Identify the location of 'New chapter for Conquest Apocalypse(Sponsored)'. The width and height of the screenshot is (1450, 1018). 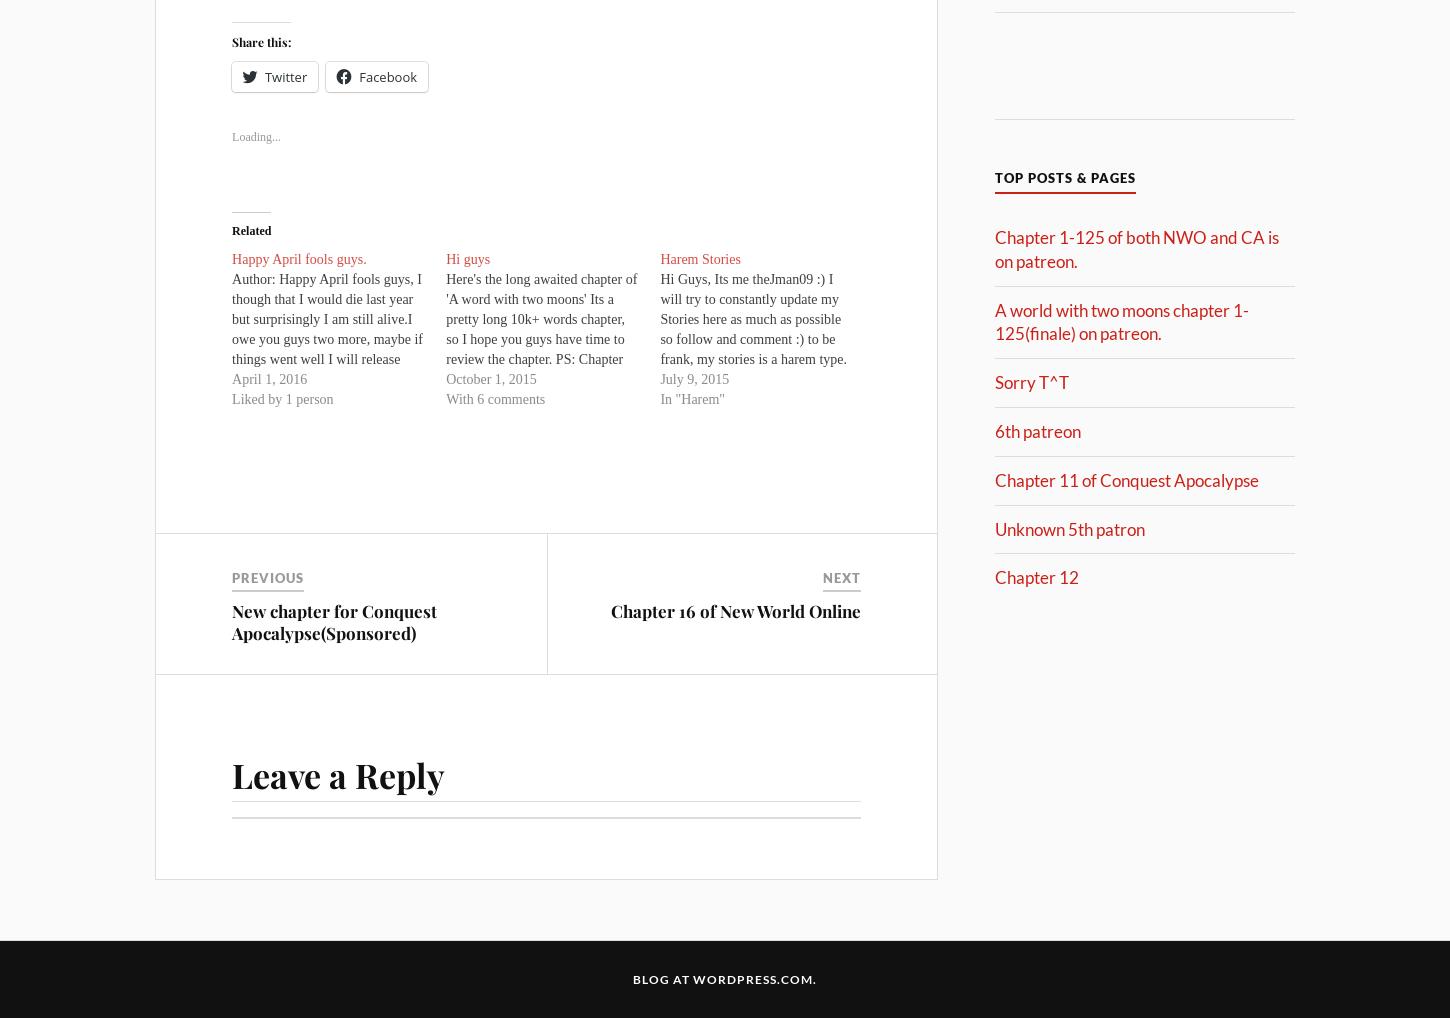
(334, 616).